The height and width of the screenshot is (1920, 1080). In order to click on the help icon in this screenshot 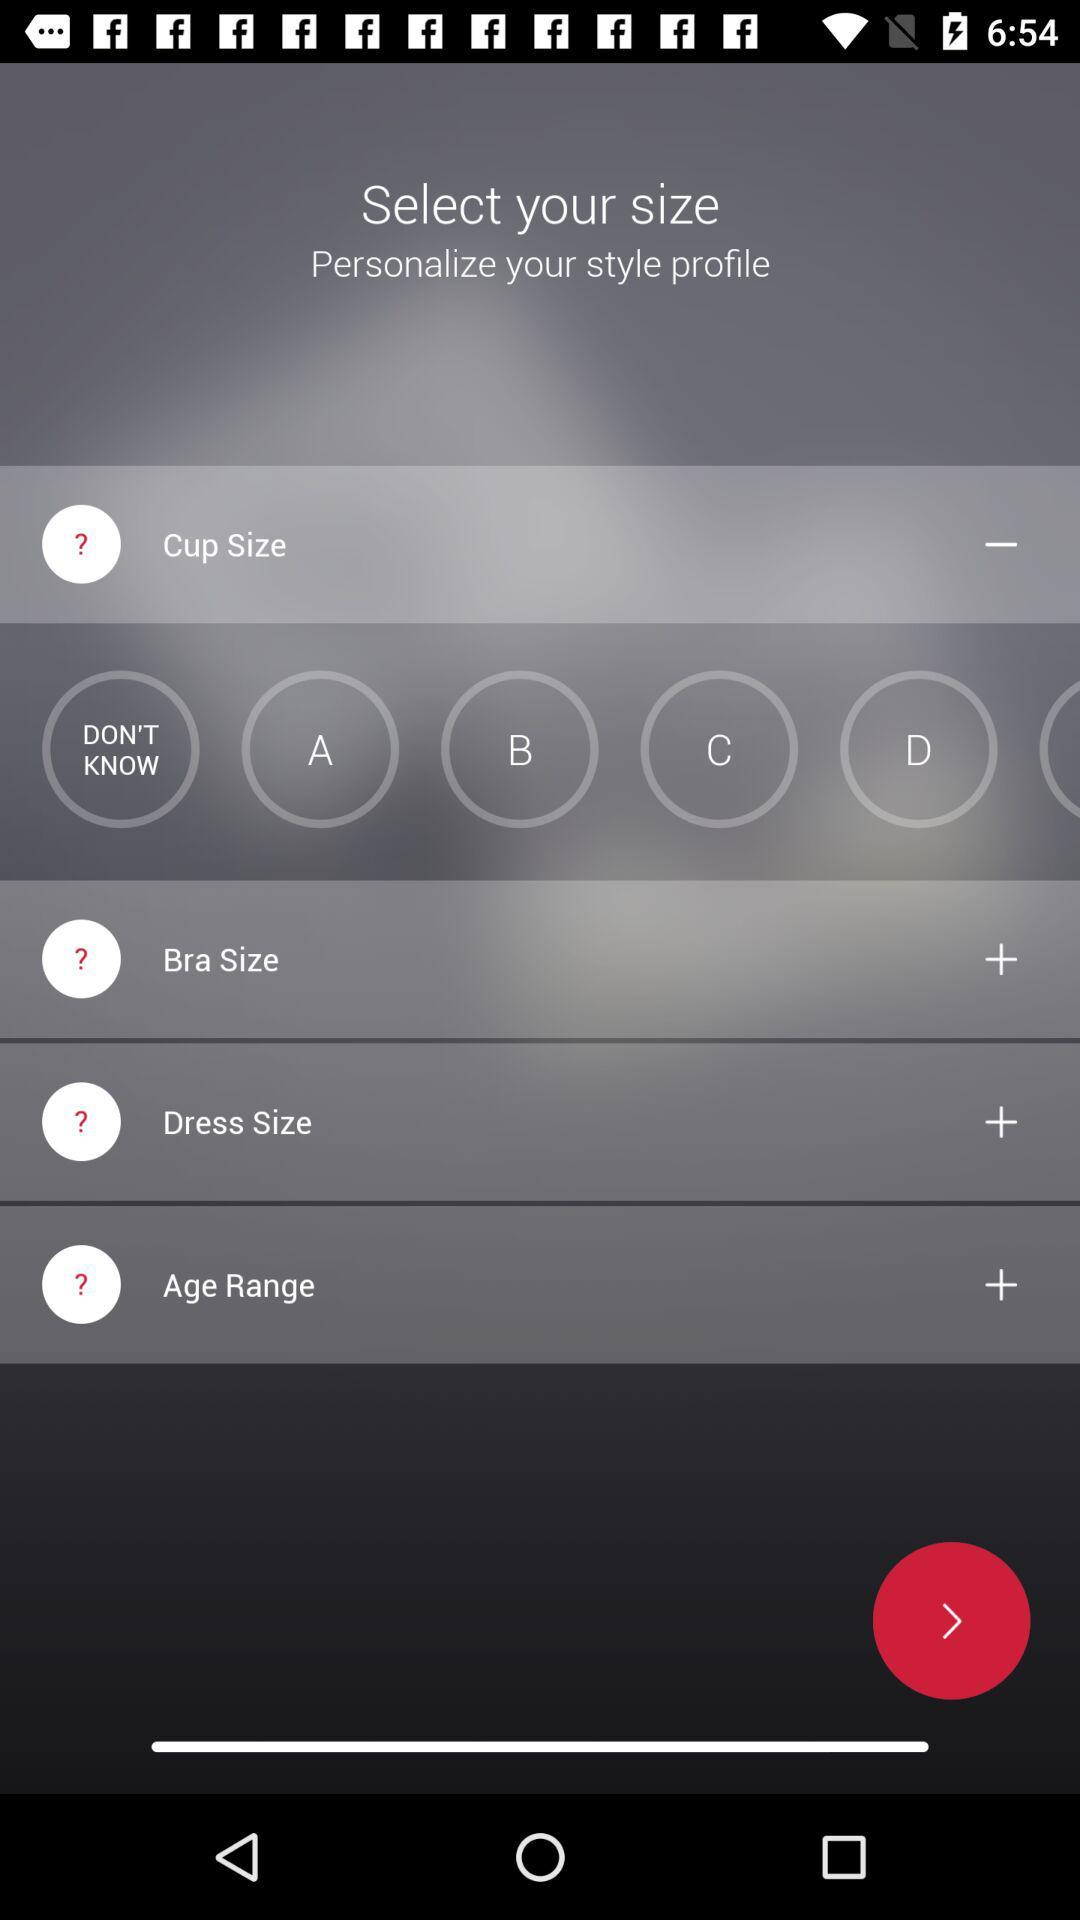, I will do `click(80, 1121)`.